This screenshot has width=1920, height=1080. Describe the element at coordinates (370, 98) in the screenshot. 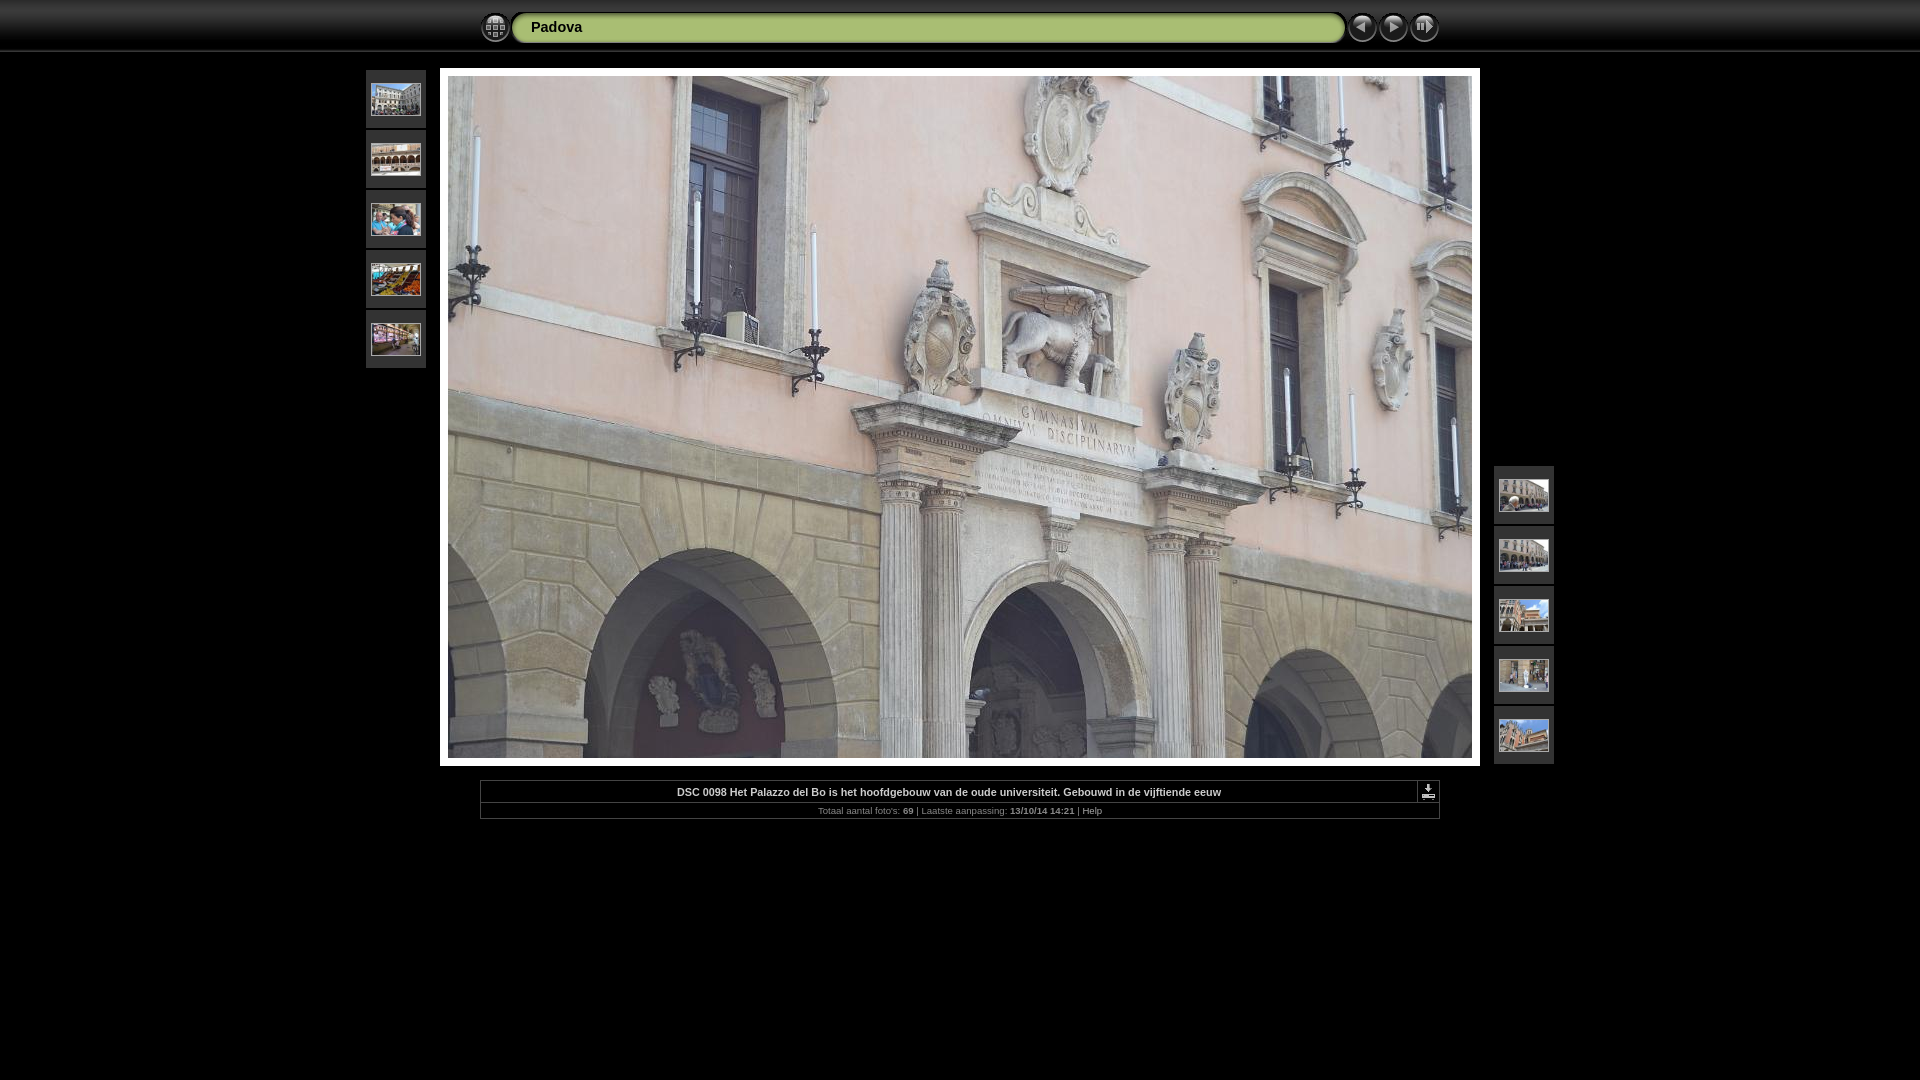

I see `' DSC_0090_Palazzo Moroni. Majestueus... '` at that location.